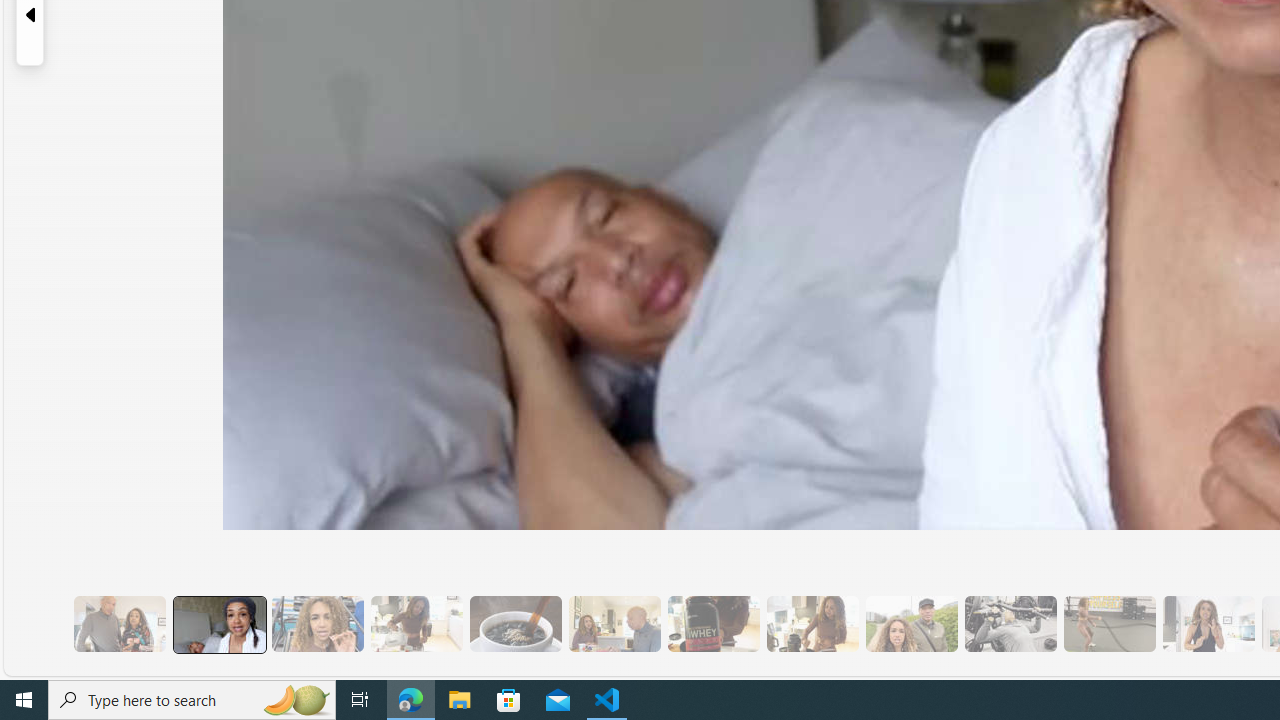  I want to click on '10 Then, They Do HIIT Cardio', so click(1108, 623).